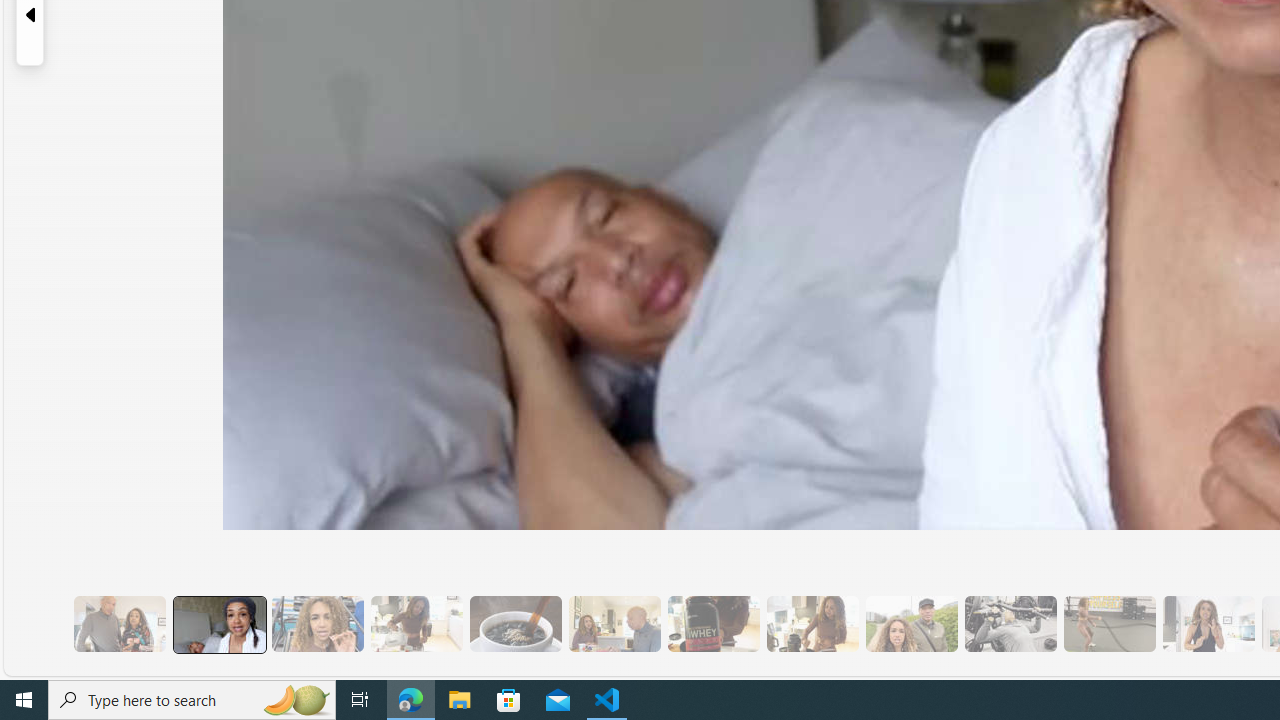  I want to click on '10 Then, They Do HIIT Cardio', so click(1108, 623).